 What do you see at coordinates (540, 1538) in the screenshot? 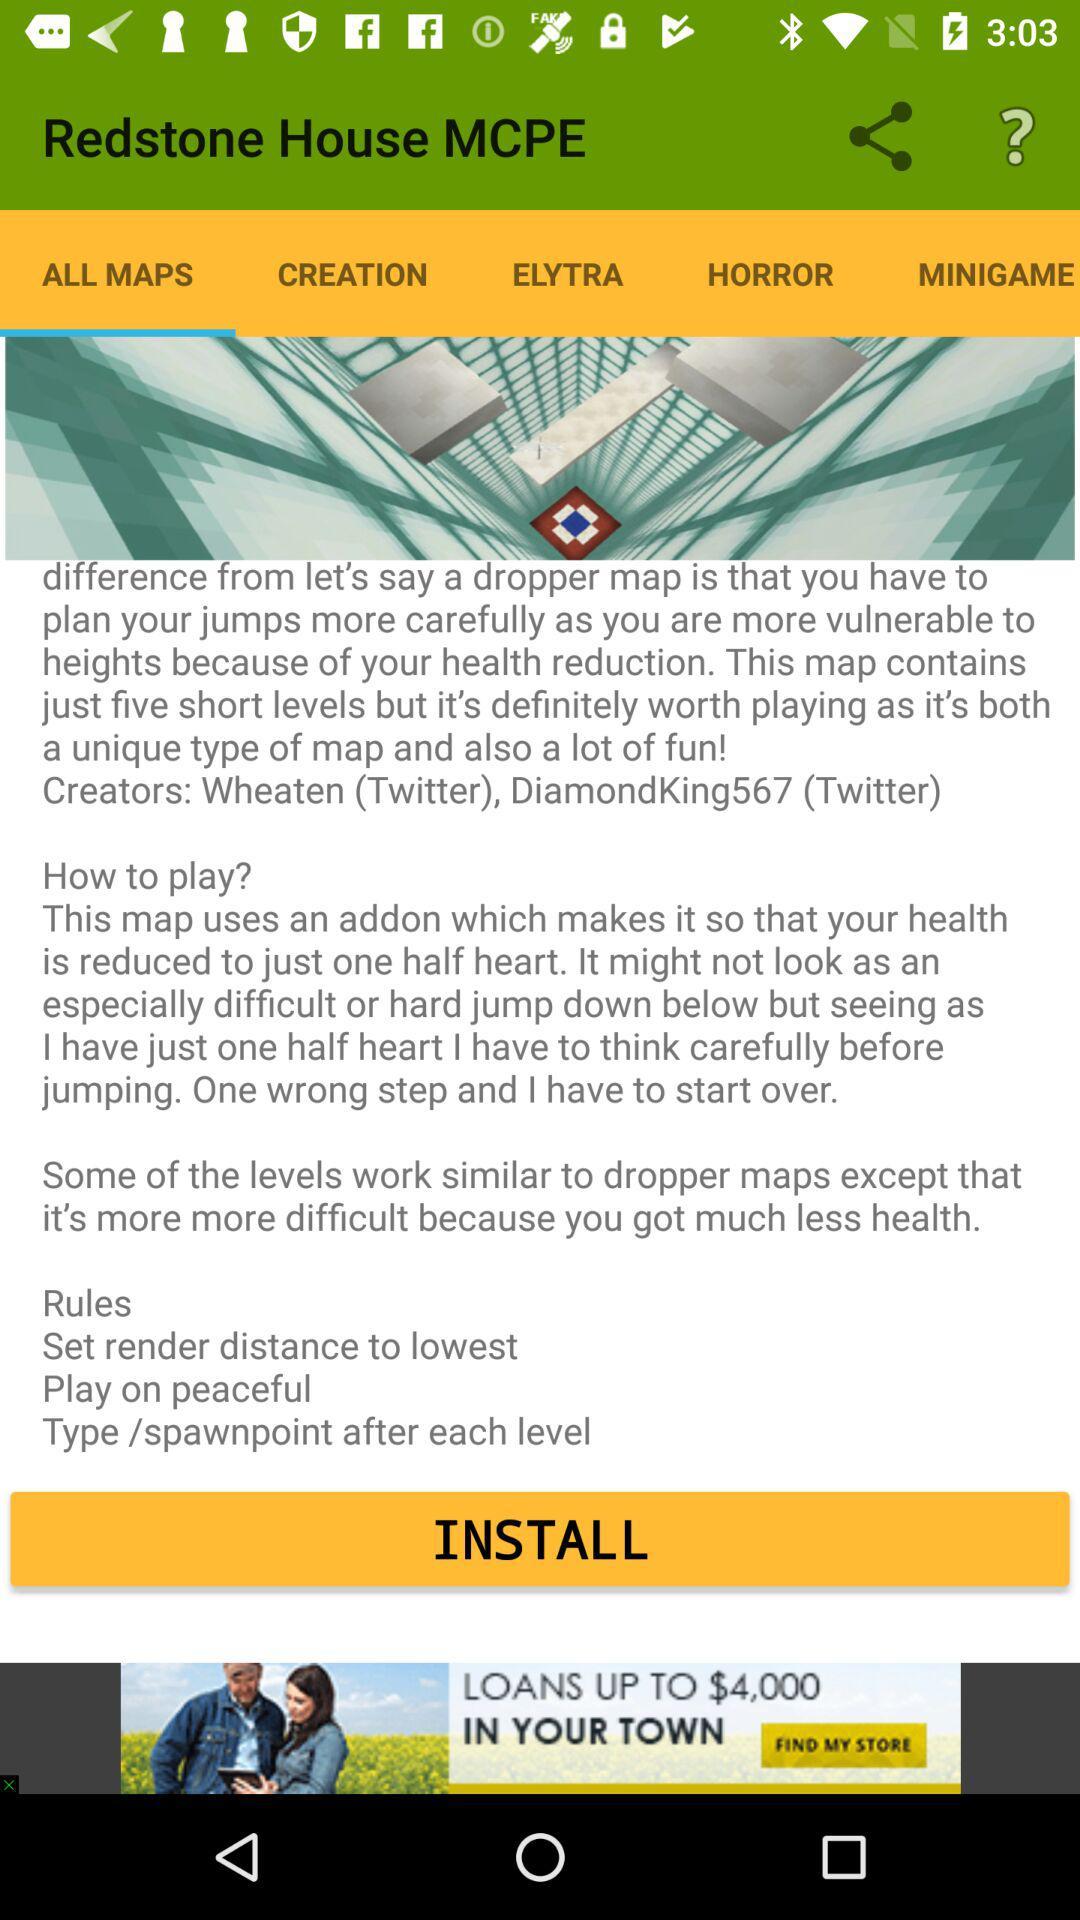
I see `install icon` at bounding box center [540, 1538].